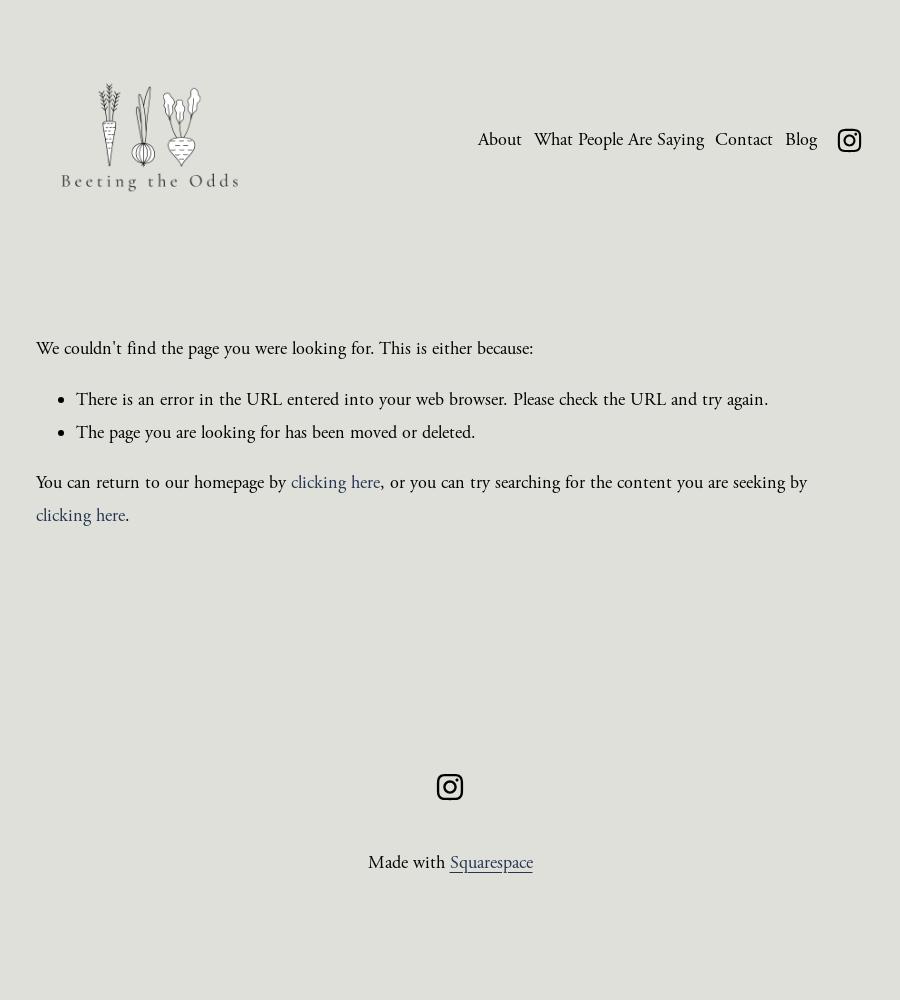  Describe the element at coordinates (407, 861) in the screenshot. I see `'Made with'` at that location.